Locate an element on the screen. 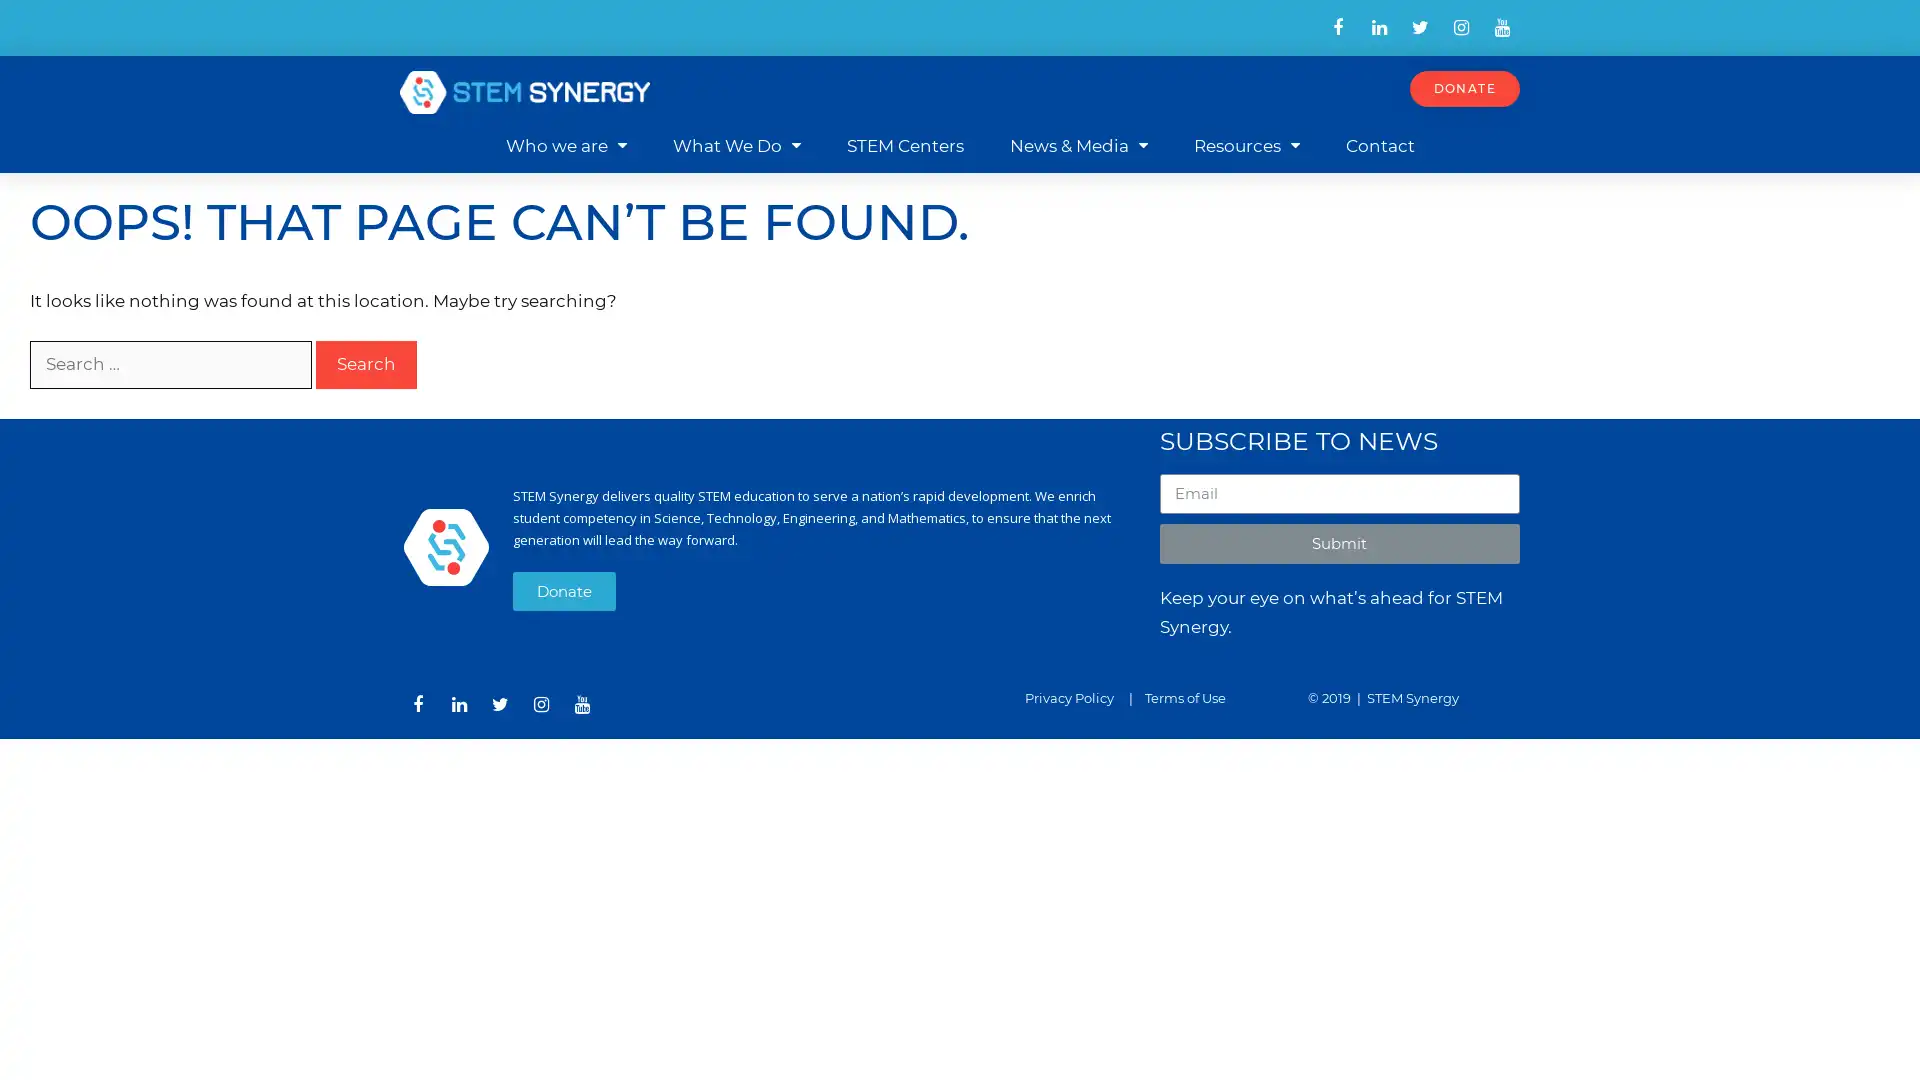 The image size is (1920, 1080). Submit is located at coordinates (1339, 543).